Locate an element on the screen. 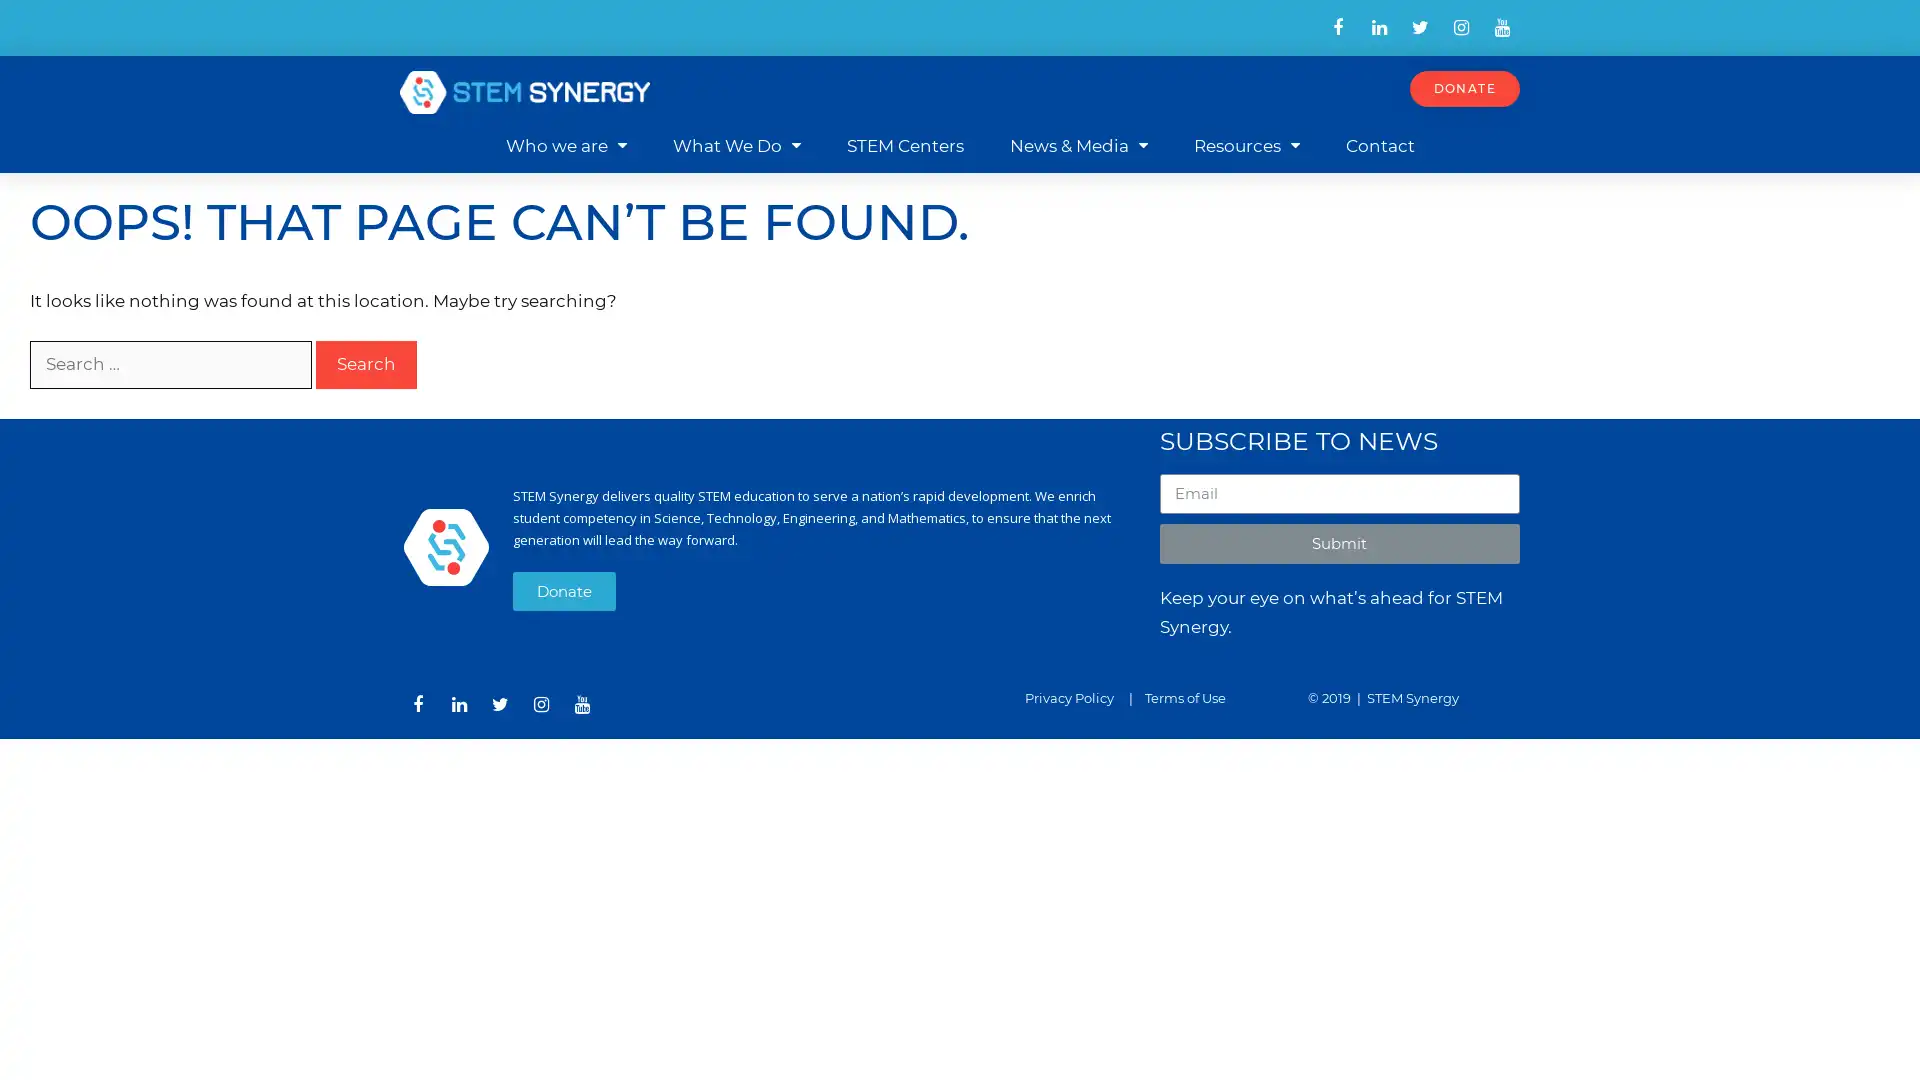 The image size is (1920, 1080). Submit is located at coordinates (1339, 543).